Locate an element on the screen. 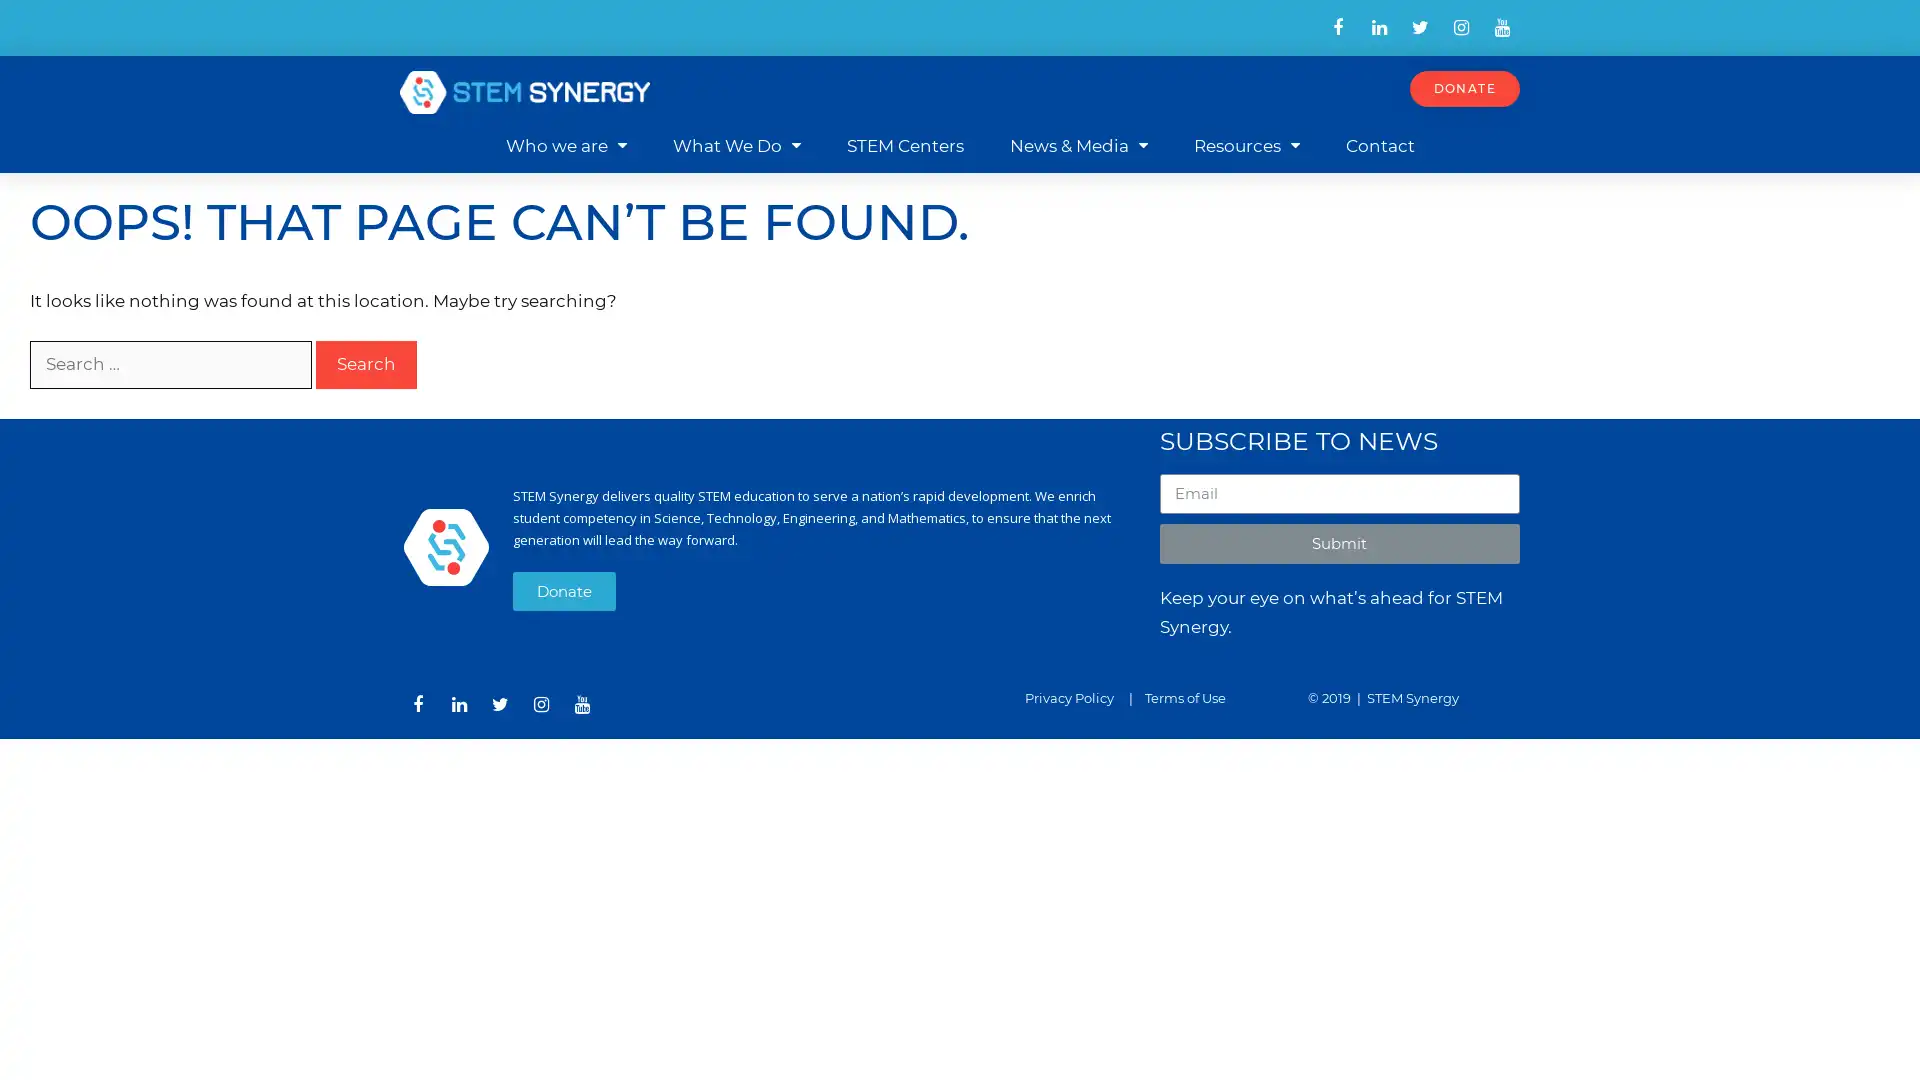 The image size is (1920, 1080). Submit is located at coordinates (1339, 543).